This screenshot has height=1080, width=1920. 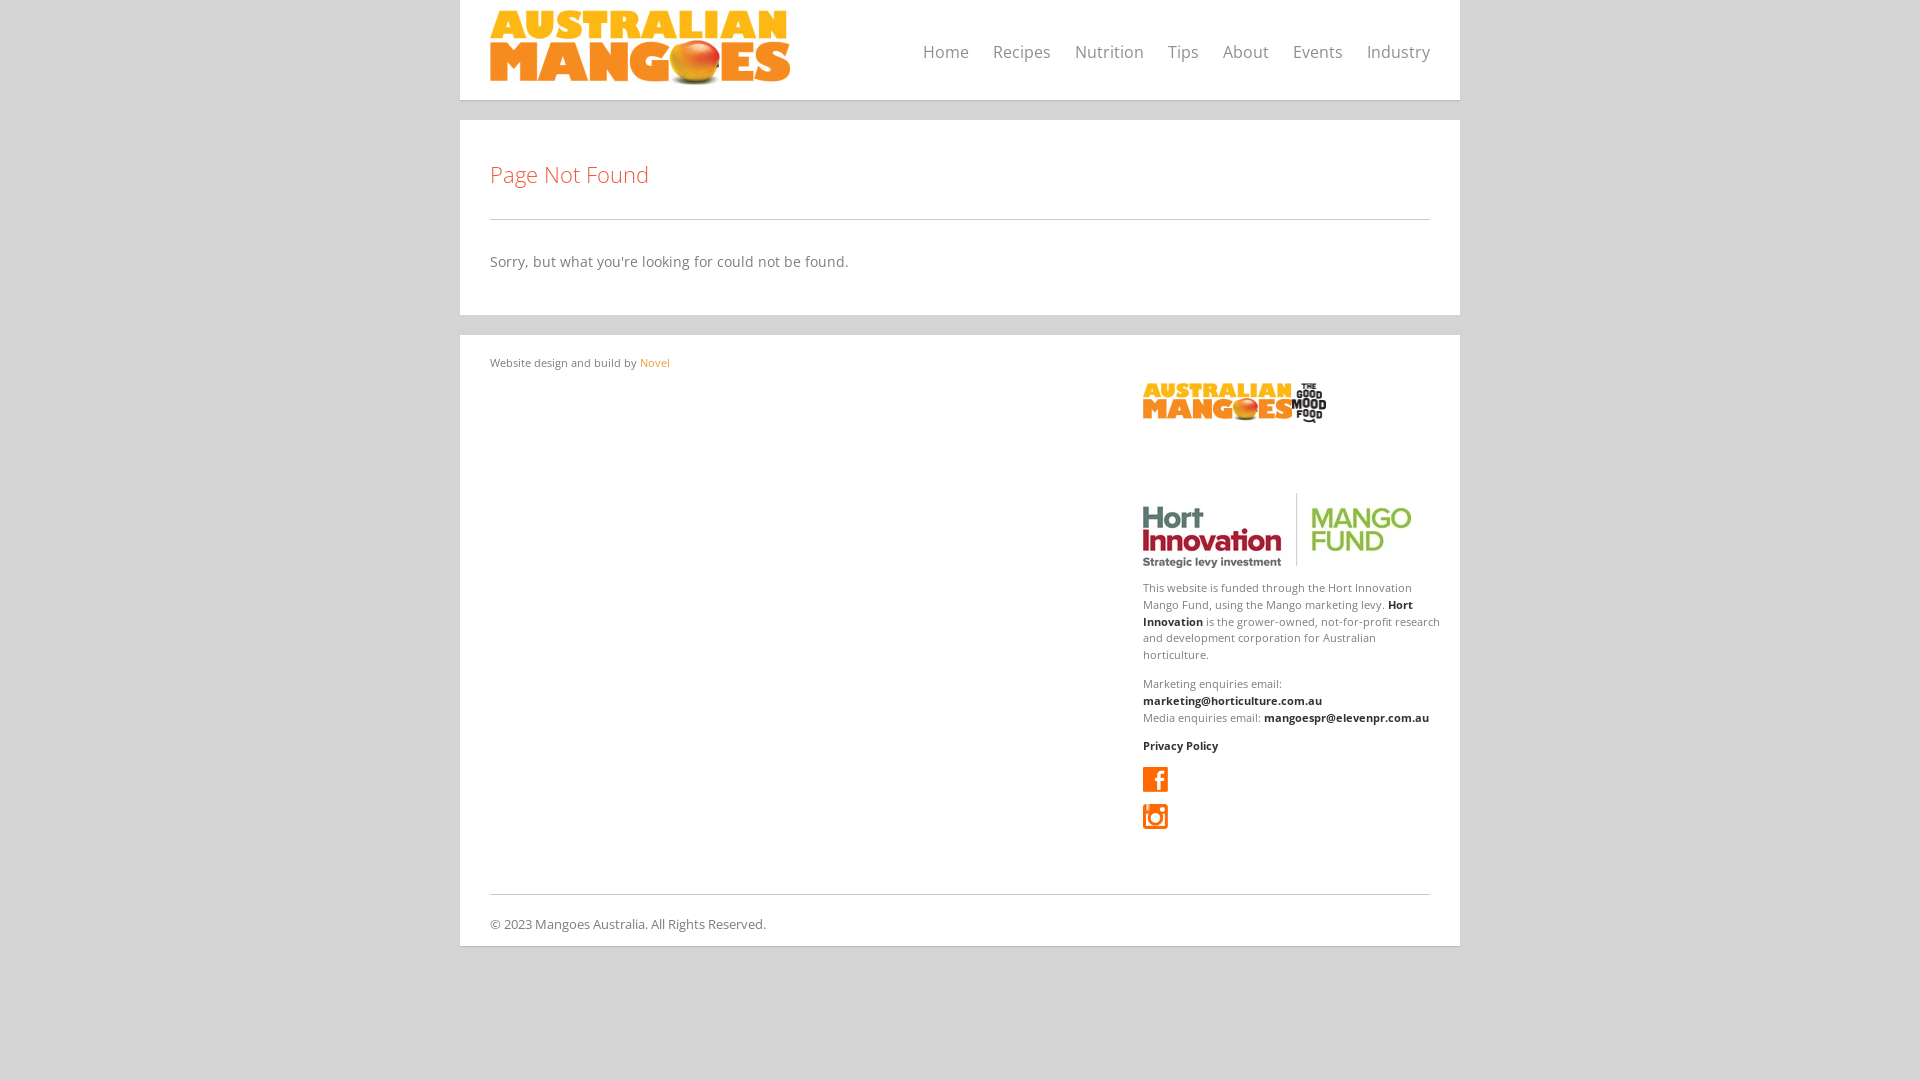 I want to click on 'mangoespr@elevenpr.com.au', so click(x=1346, y=716).